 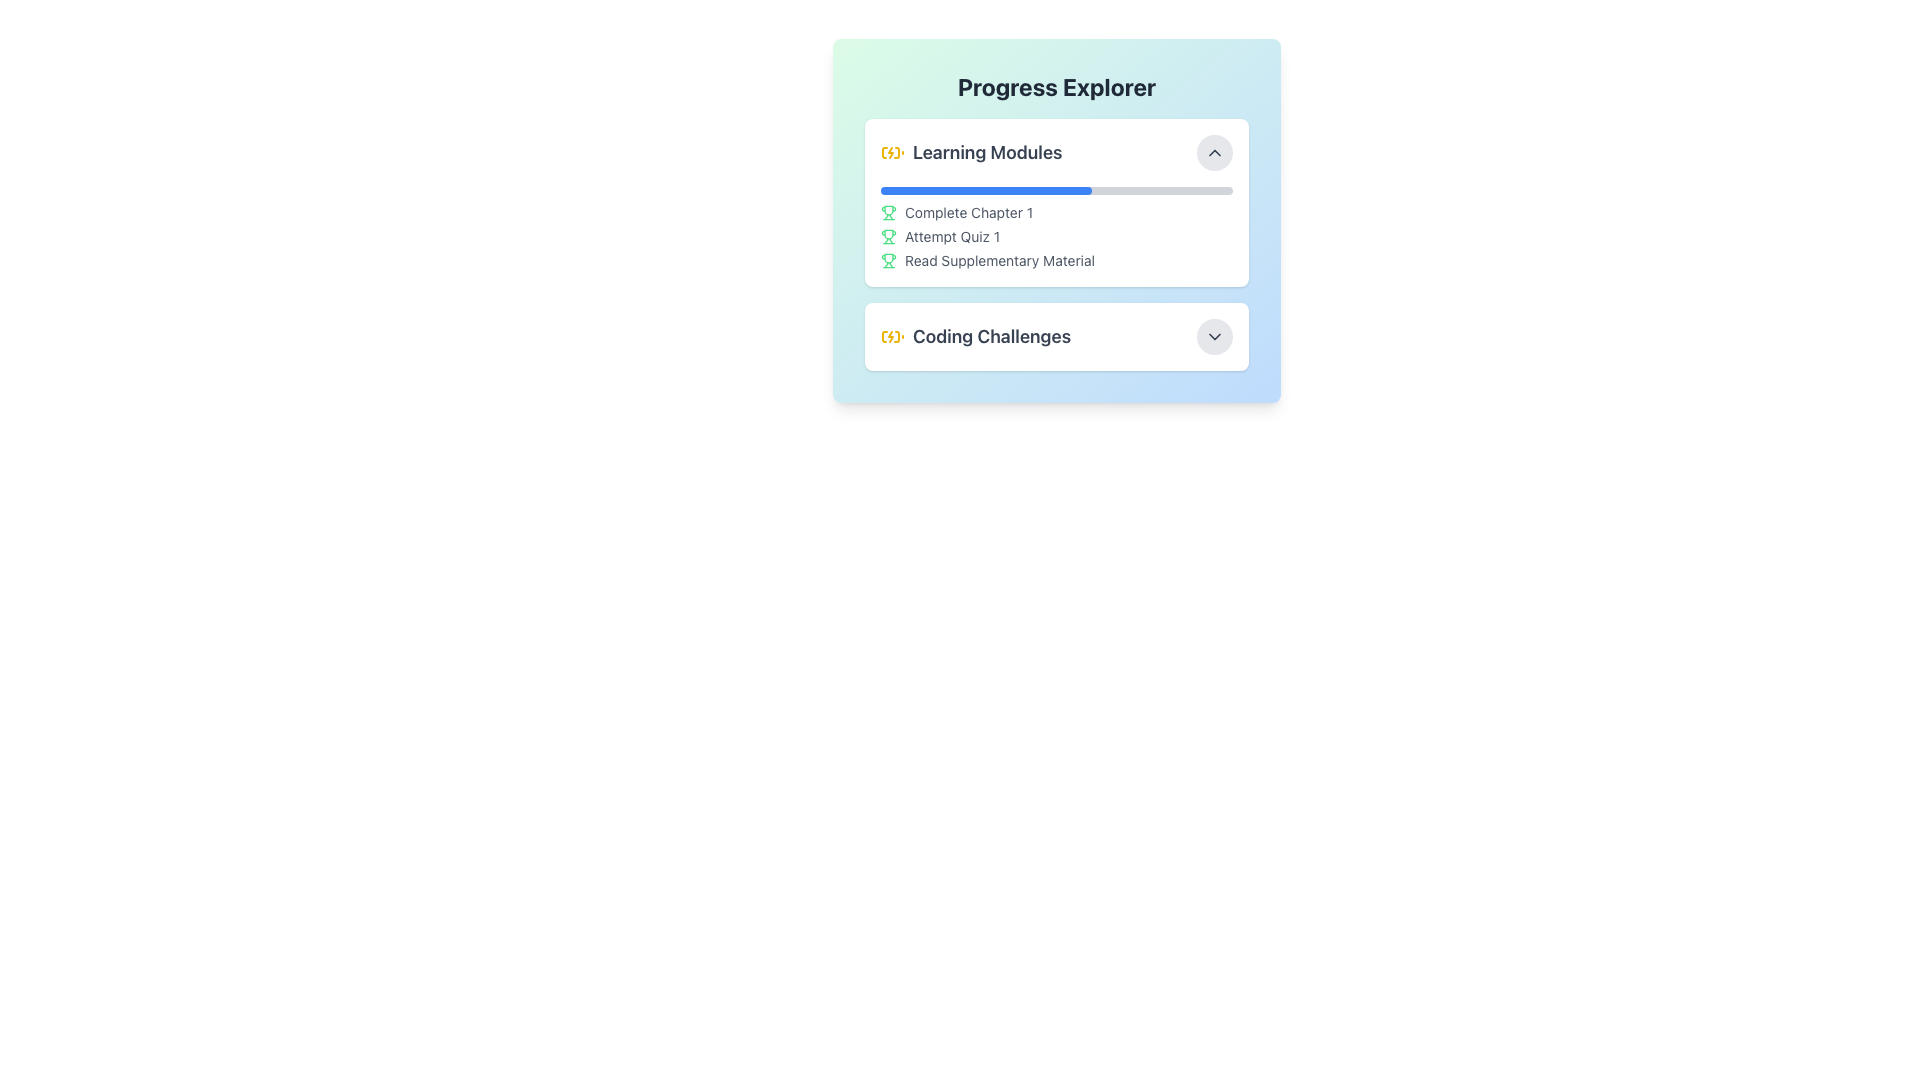 I want to click on progress bar located near the top of the 'Learning Modules' section, which visually indicates the percentage of task completion, for its current progress value, so click(x=1055, y=191).